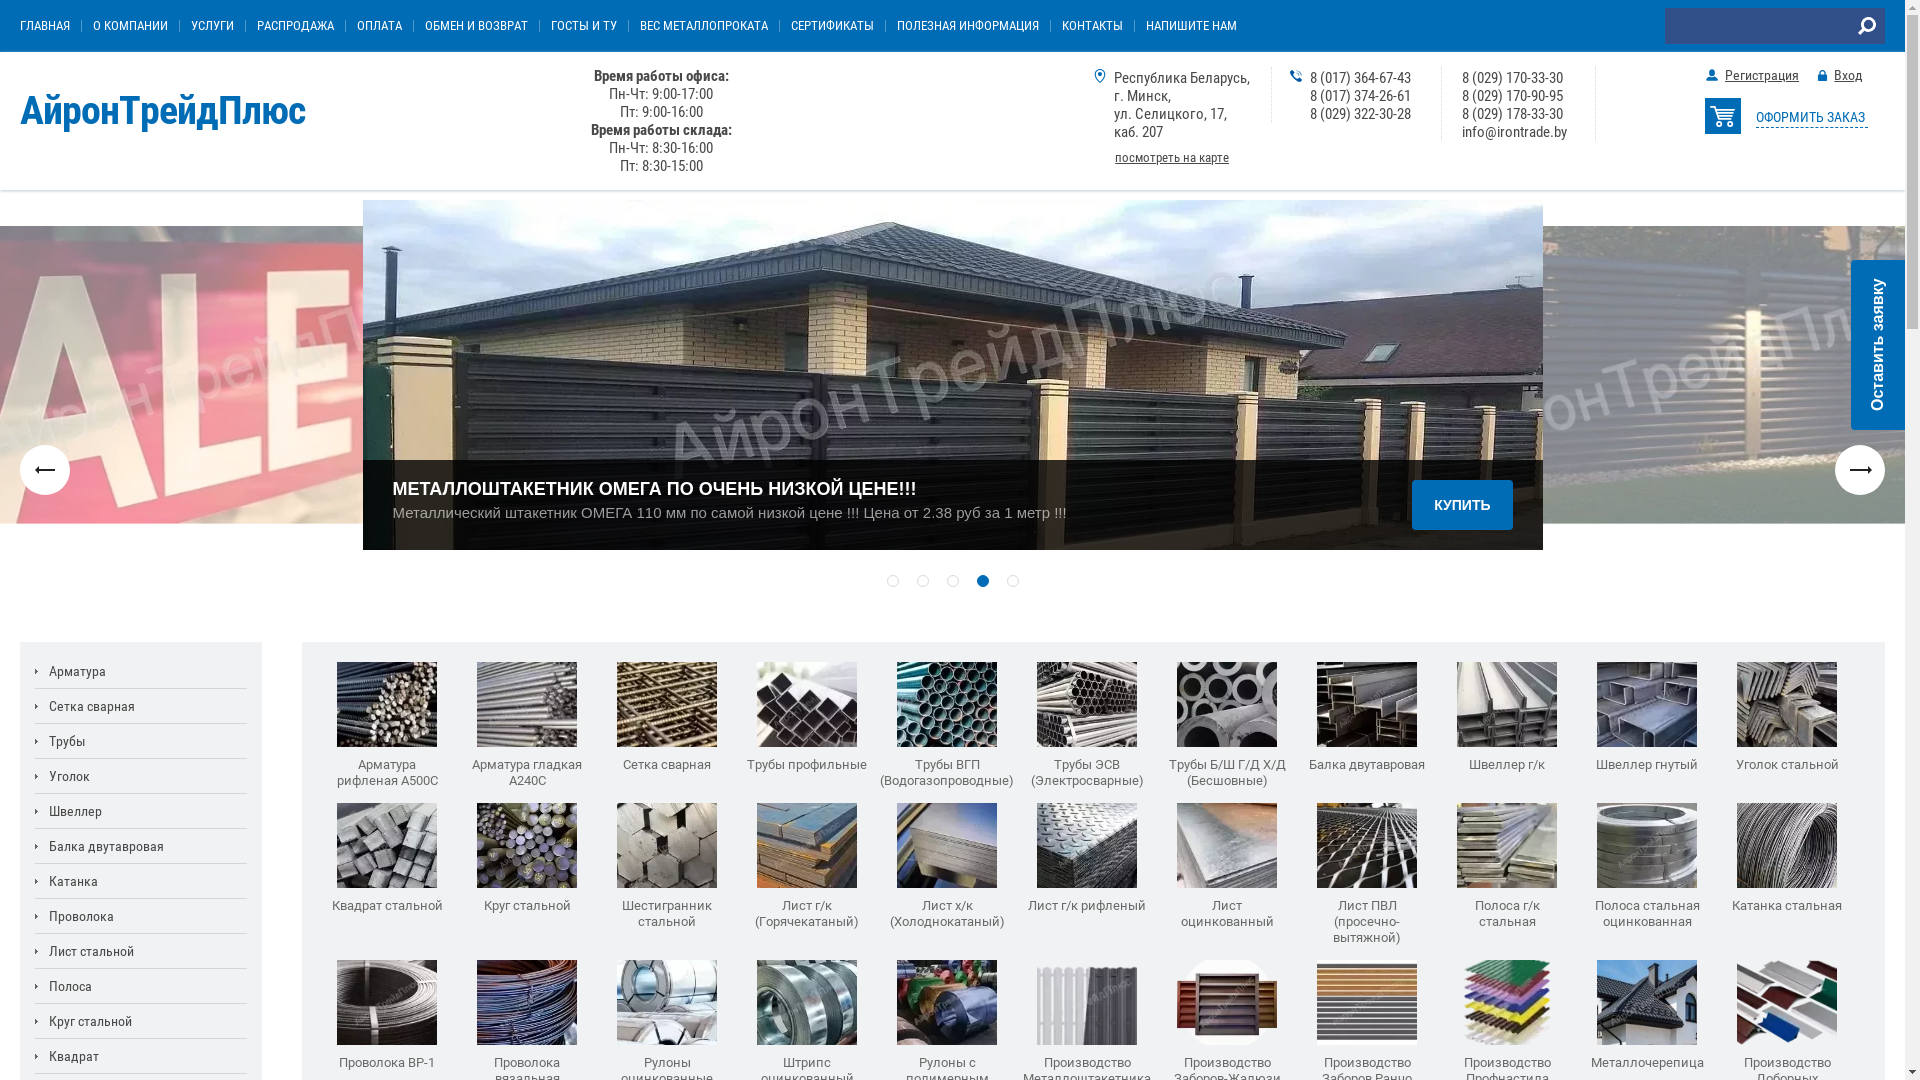  What do you see at coordinates (1462, 114) in the screenshot?
I see `'8 (029) 178-33-30'` at bounding box center [1462, 114].